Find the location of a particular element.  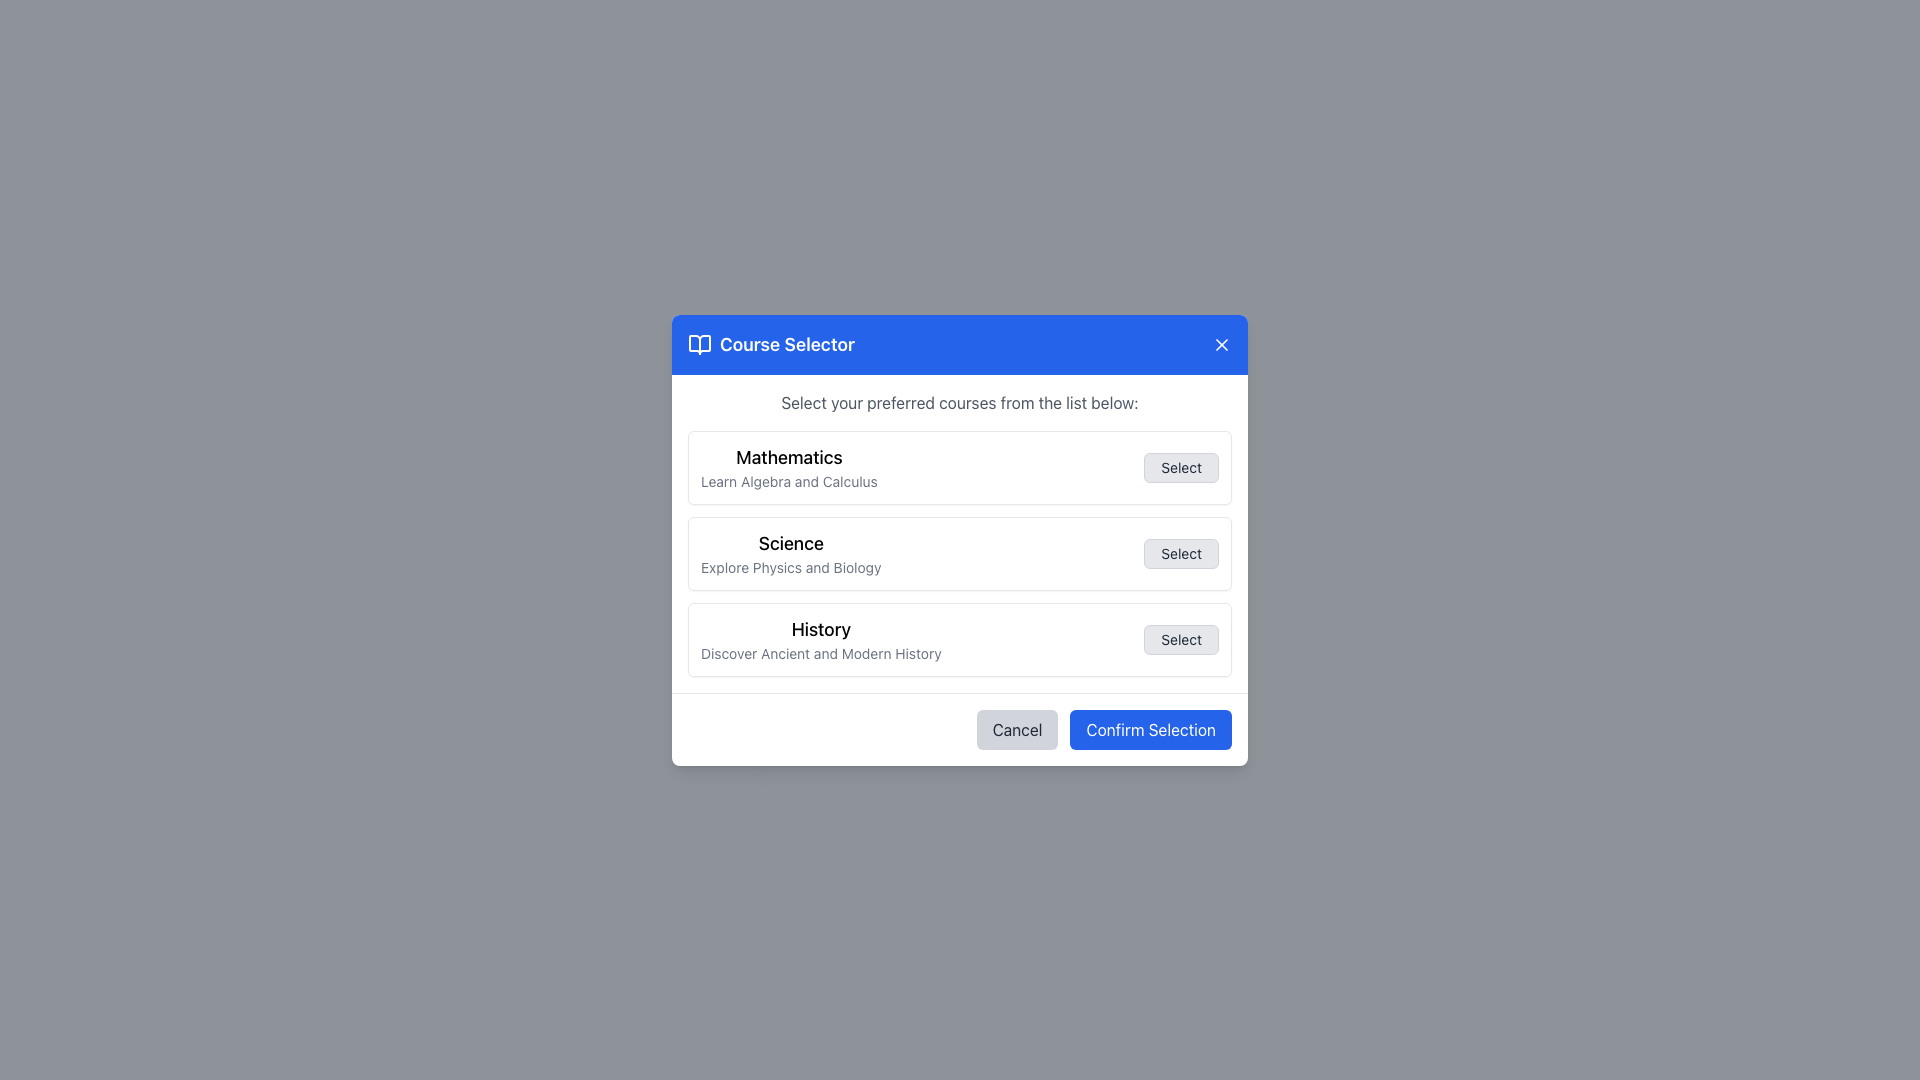

the Close or dismiss icon button located at the top-right corner of the 'Course Selector' dialog box is located at coordinates (1221, 342).